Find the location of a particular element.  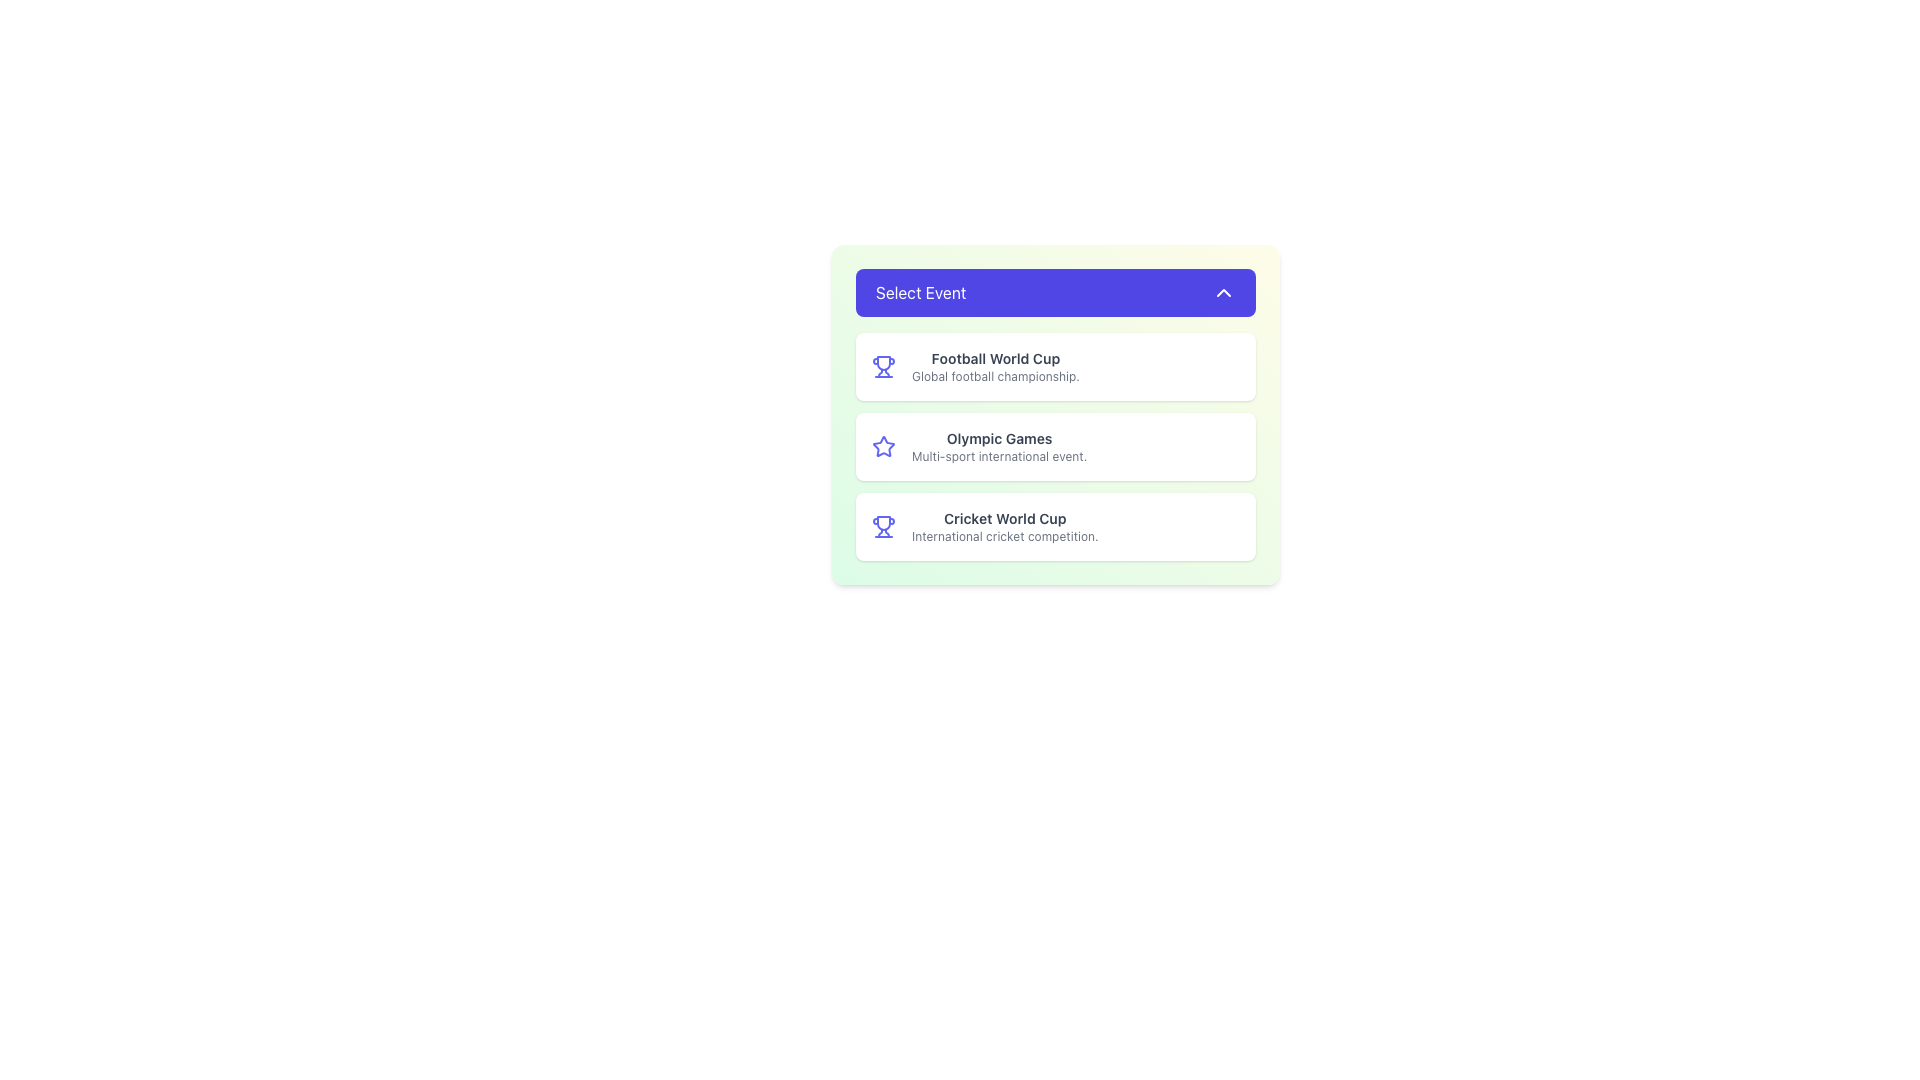

the text label that serves as the title for the dropdown menu, located at the top-left section of the dropdown header with a blue background is located at coordinates (920, 293).